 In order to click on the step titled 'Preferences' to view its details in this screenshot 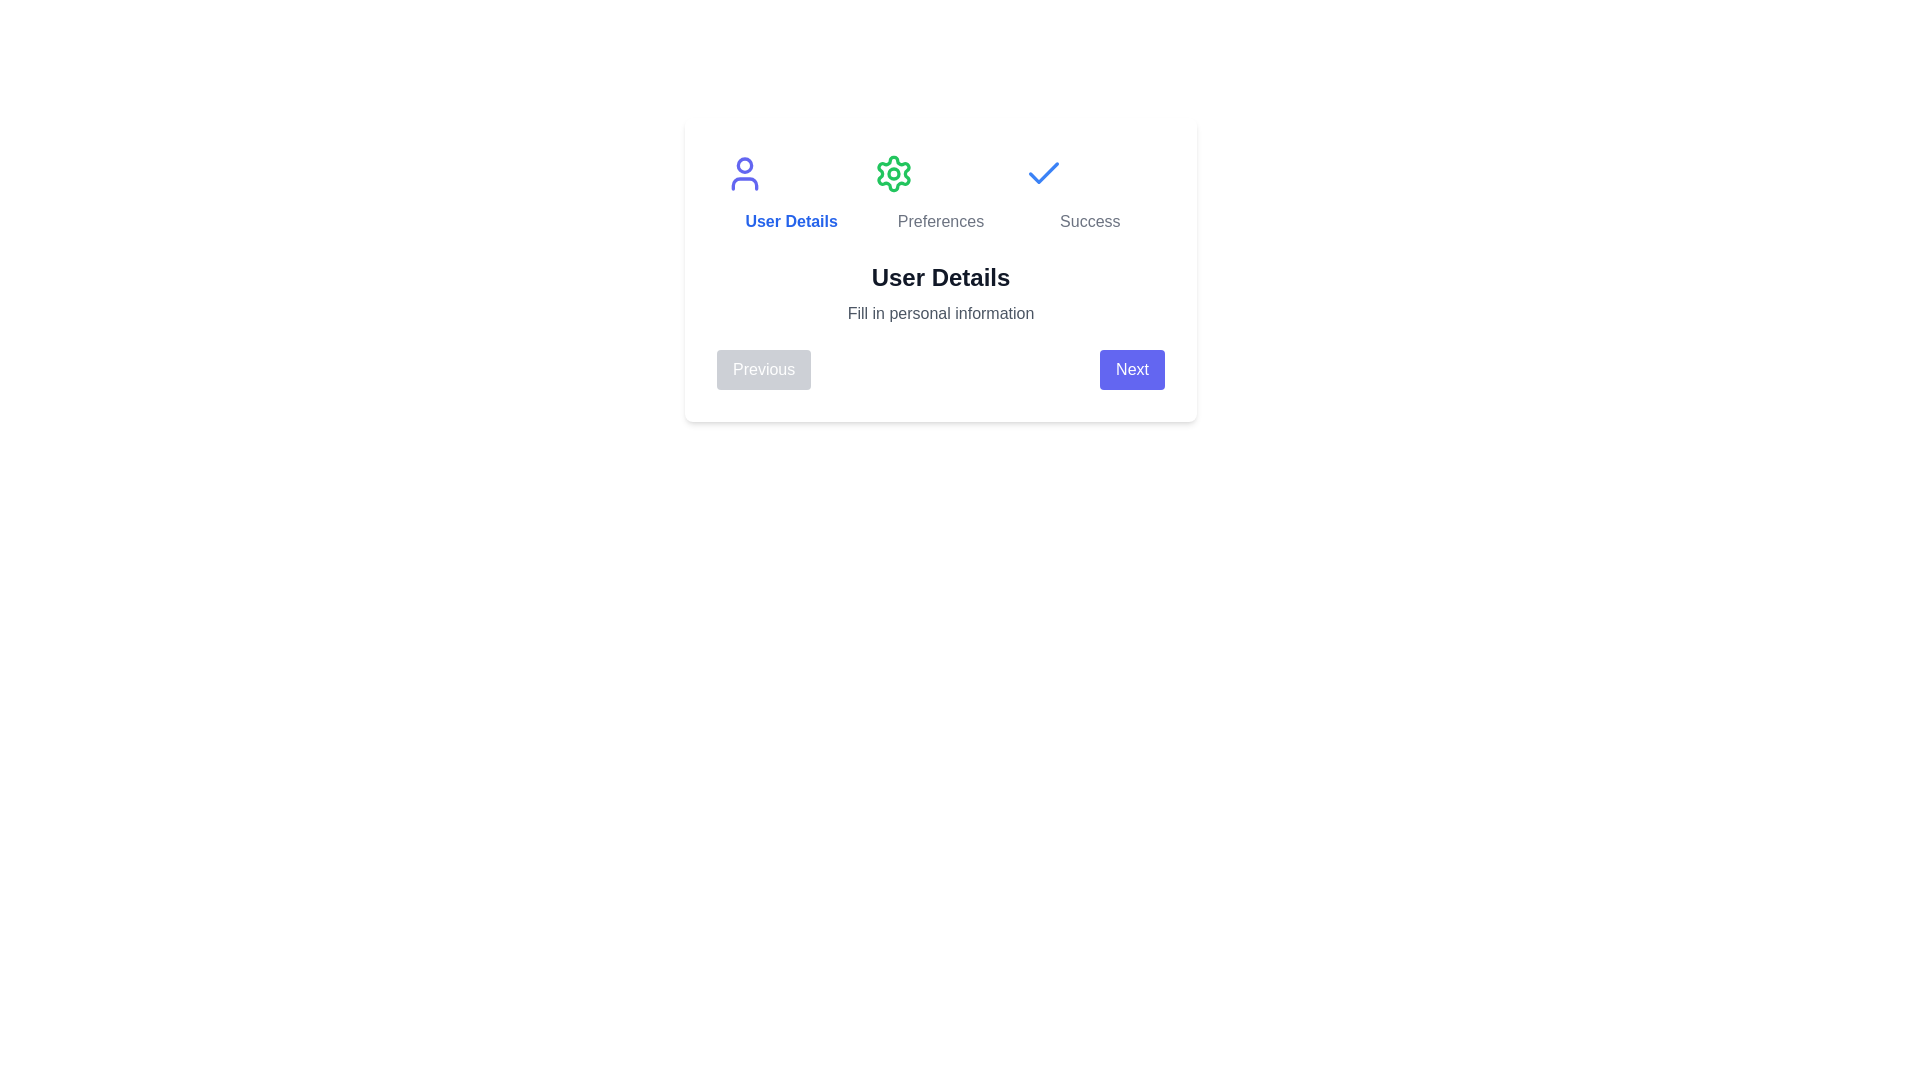, I will do `click(939, 193)`.